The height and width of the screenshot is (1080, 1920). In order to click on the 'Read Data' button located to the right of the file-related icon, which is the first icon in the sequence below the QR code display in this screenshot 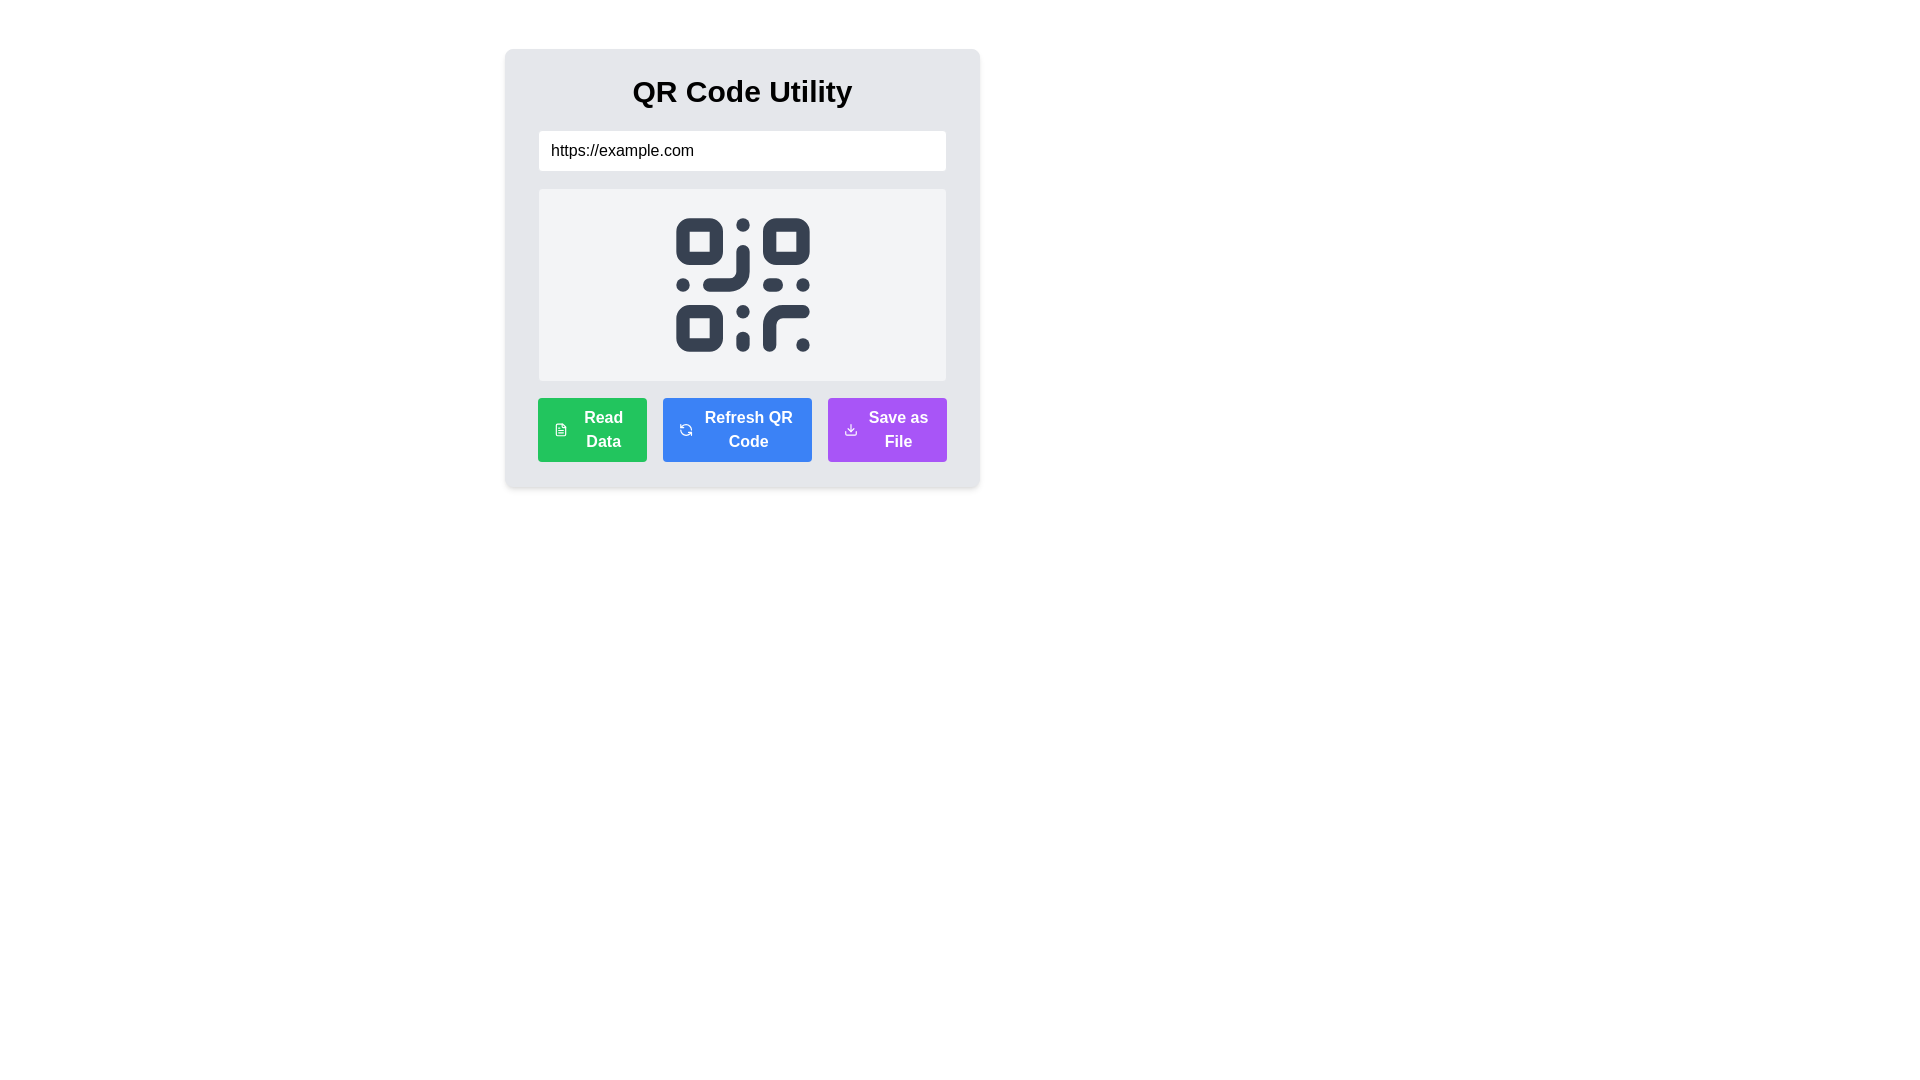, I will do `click(560, 428)`.